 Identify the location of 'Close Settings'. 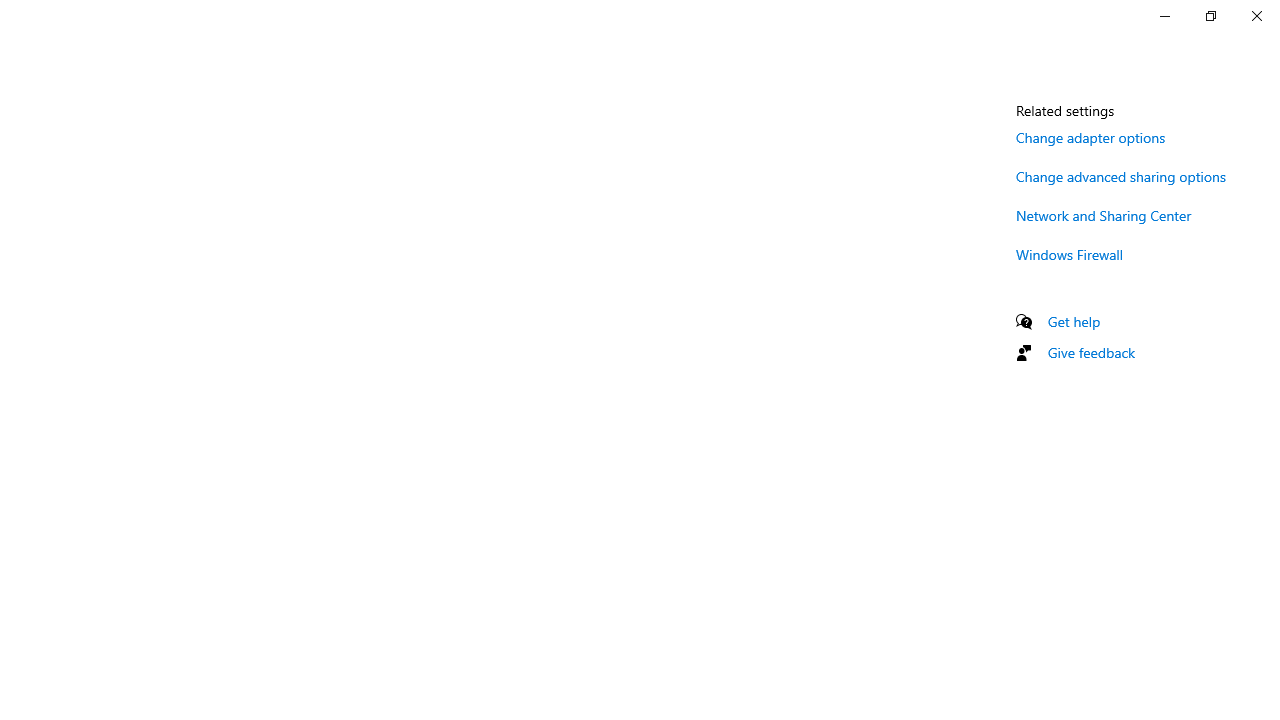
(1255, 15).